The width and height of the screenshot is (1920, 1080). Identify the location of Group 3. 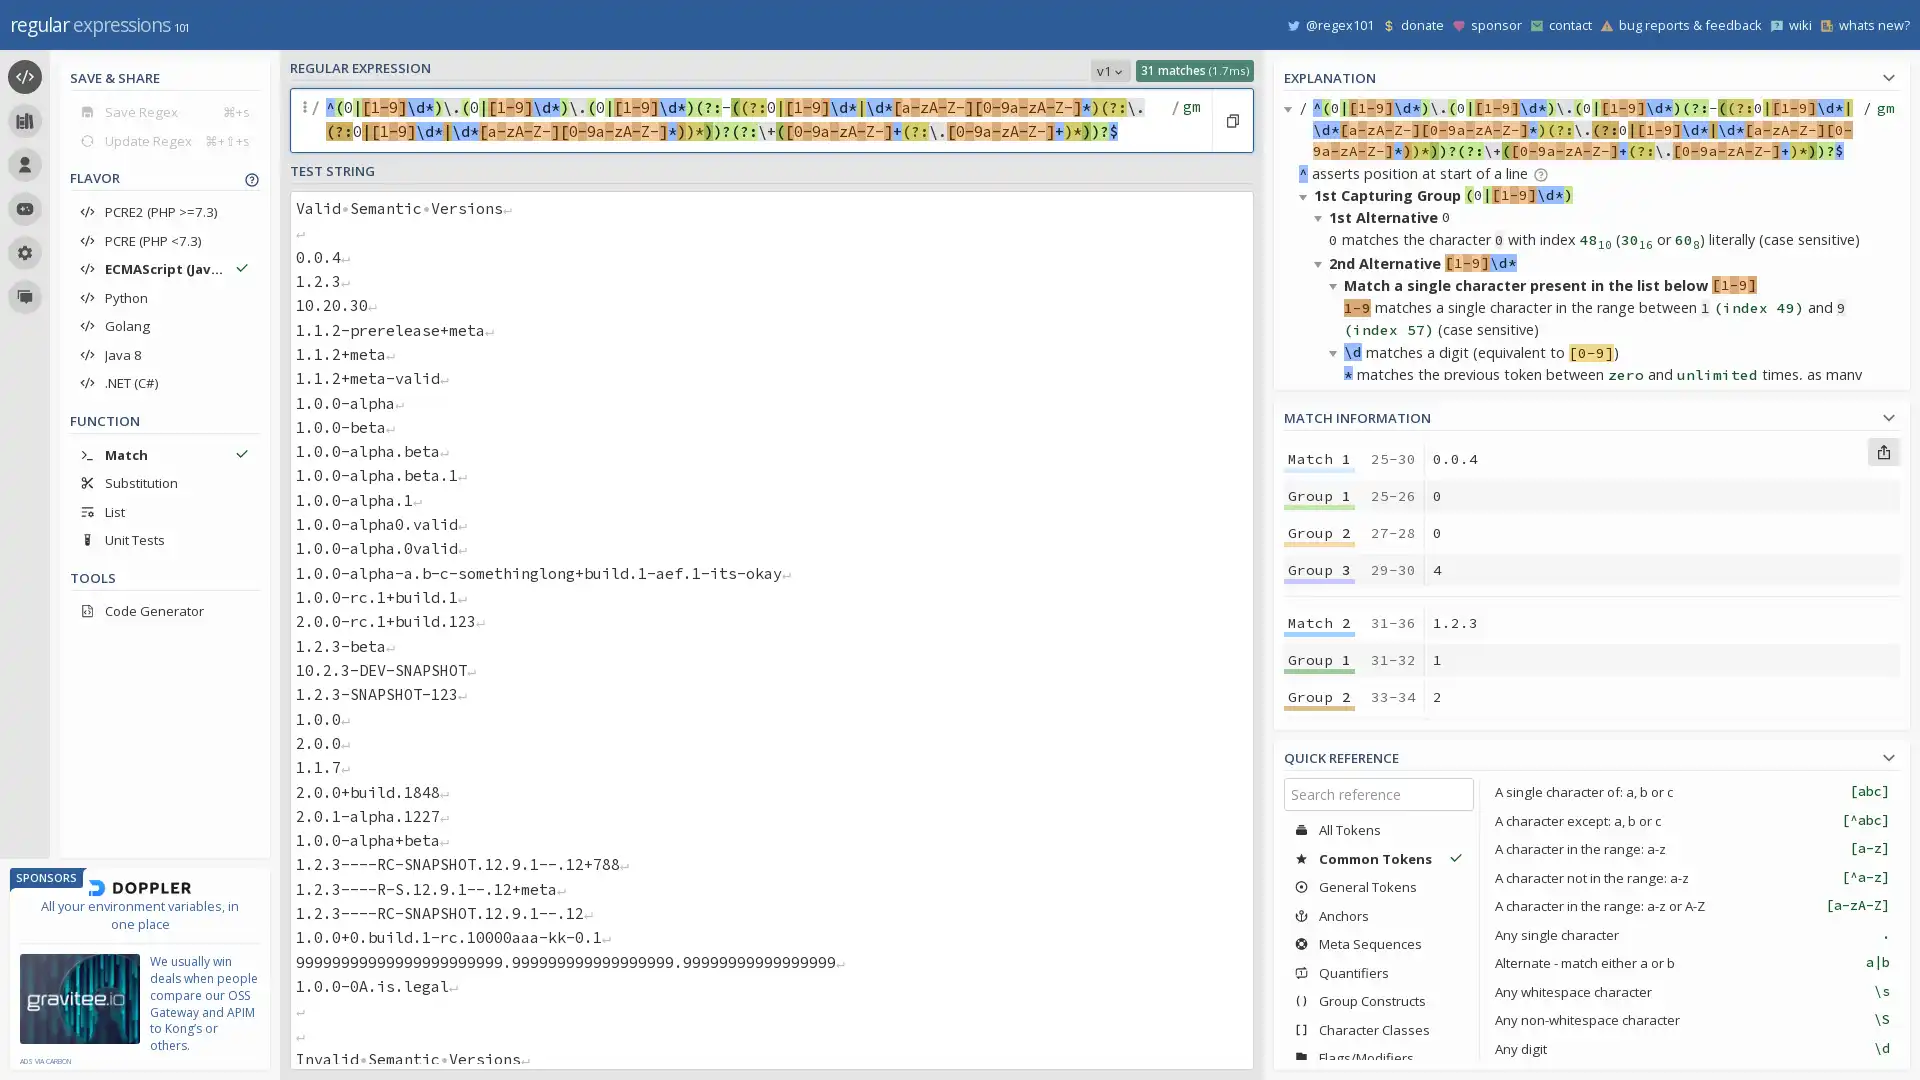
(1319, 733).